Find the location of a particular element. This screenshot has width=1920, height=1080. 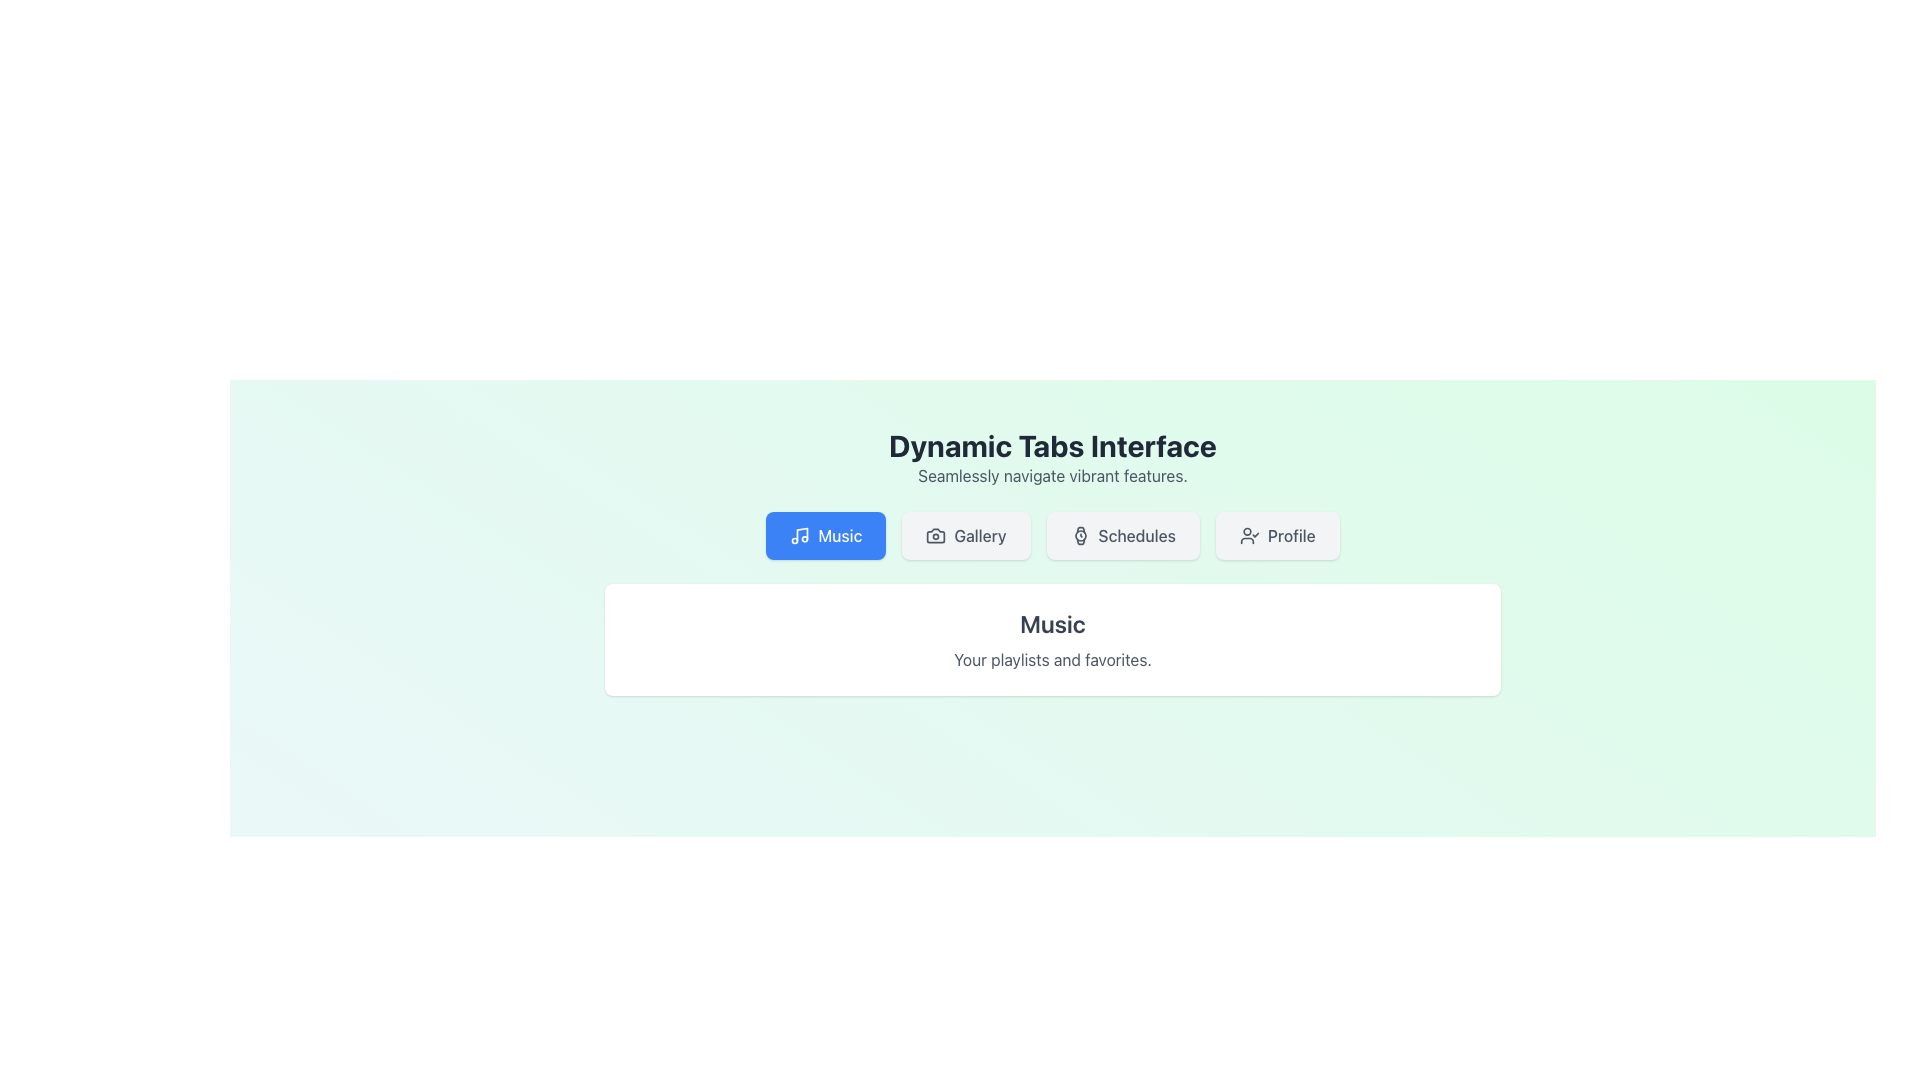

the 'Gallery' tab text label, which serves as an informative label within the navigation interface is located at coordinates (980, 535).